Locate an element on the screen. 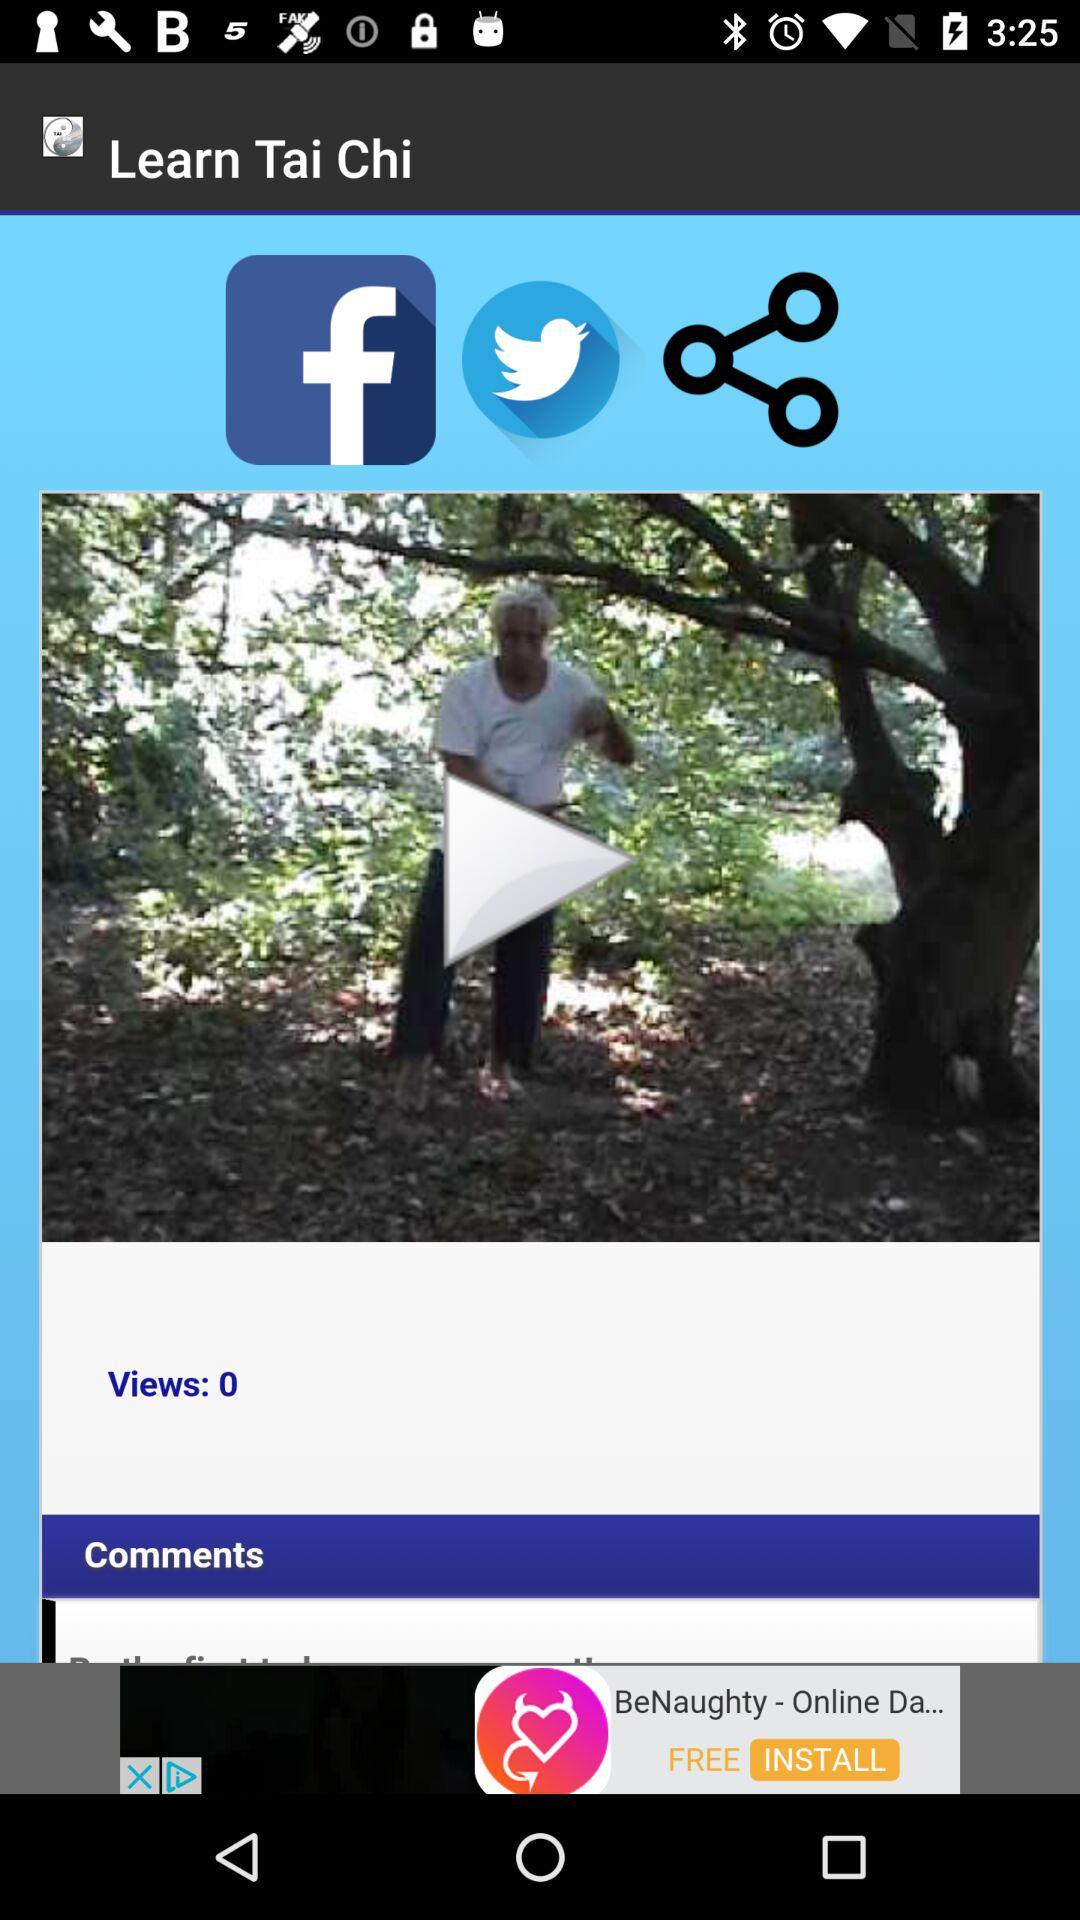 The image size is (1080, 1920). advertising is located at coordinates (540, 1727).